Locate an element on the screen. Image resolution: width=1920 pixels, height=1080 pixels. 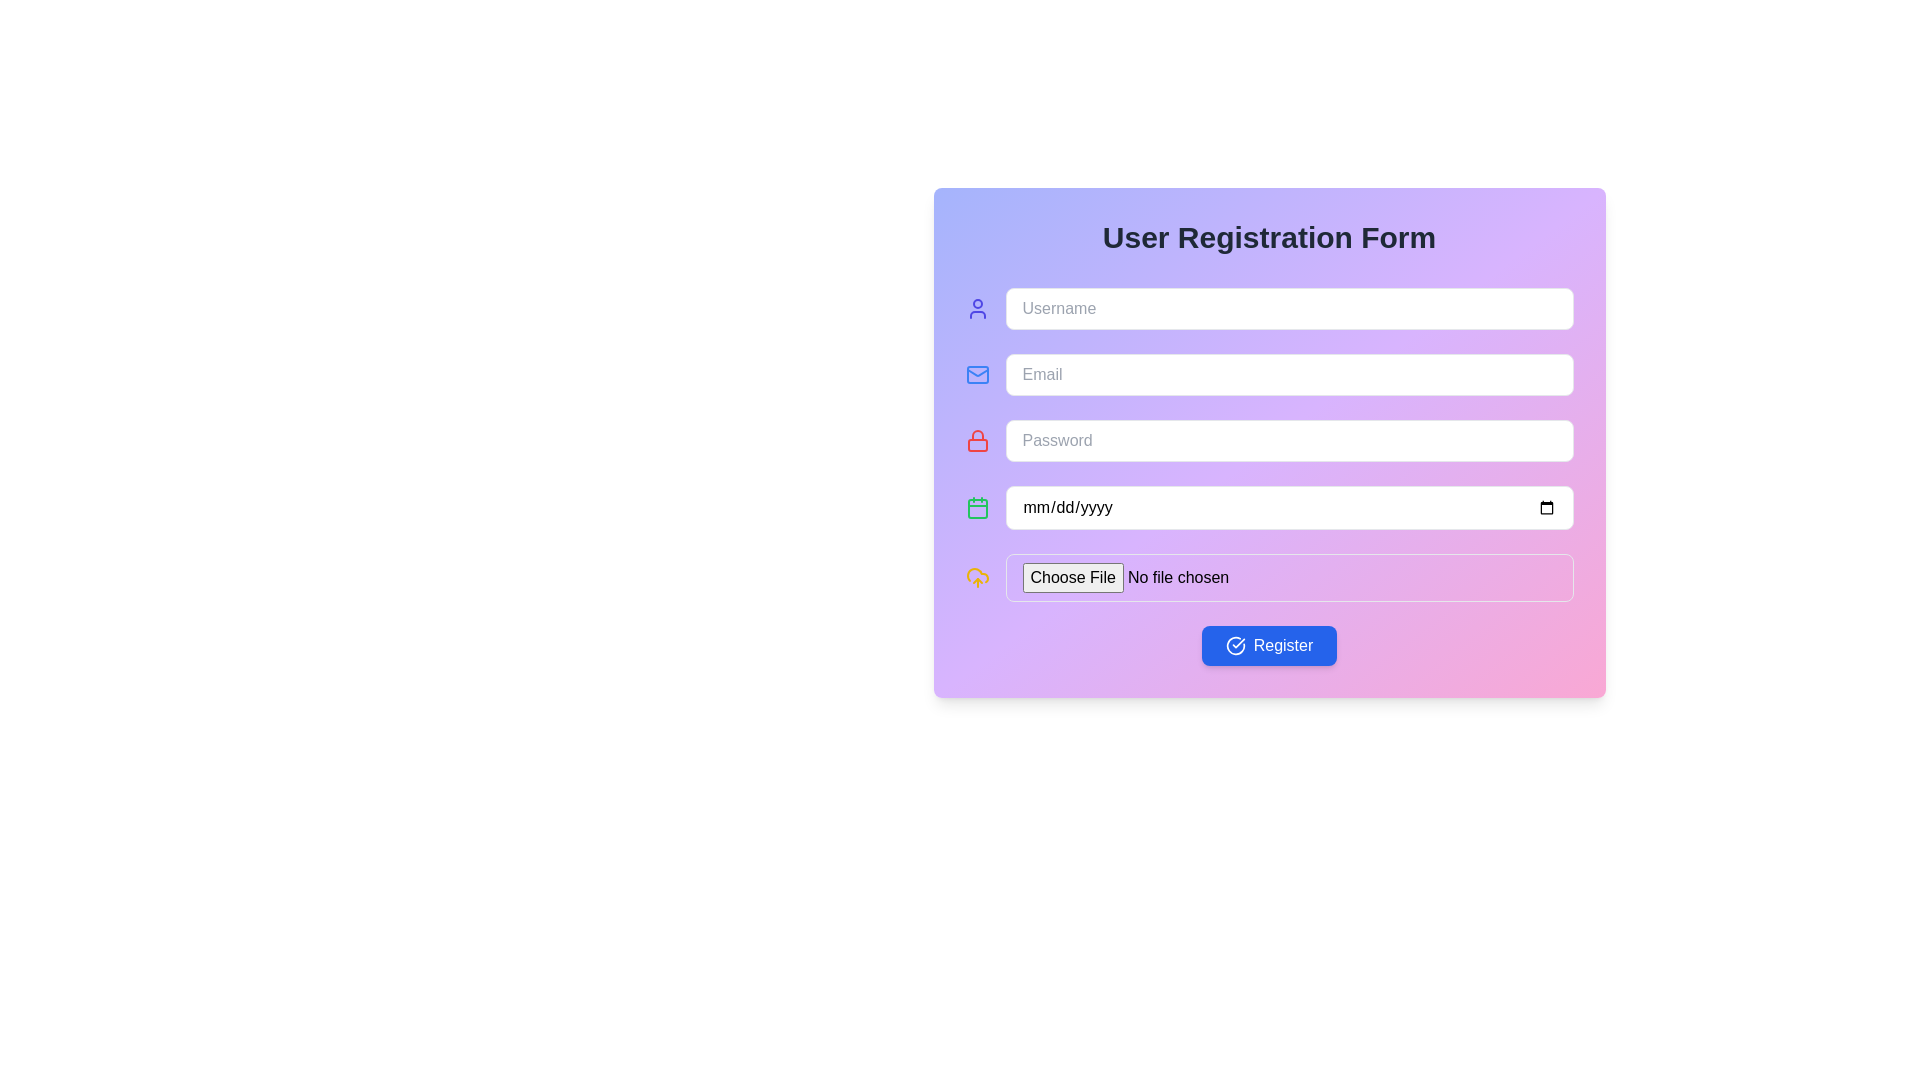
the 'Register' button located at the bottom of the form to initiate the registration process is located at coordinates (1234, 645).